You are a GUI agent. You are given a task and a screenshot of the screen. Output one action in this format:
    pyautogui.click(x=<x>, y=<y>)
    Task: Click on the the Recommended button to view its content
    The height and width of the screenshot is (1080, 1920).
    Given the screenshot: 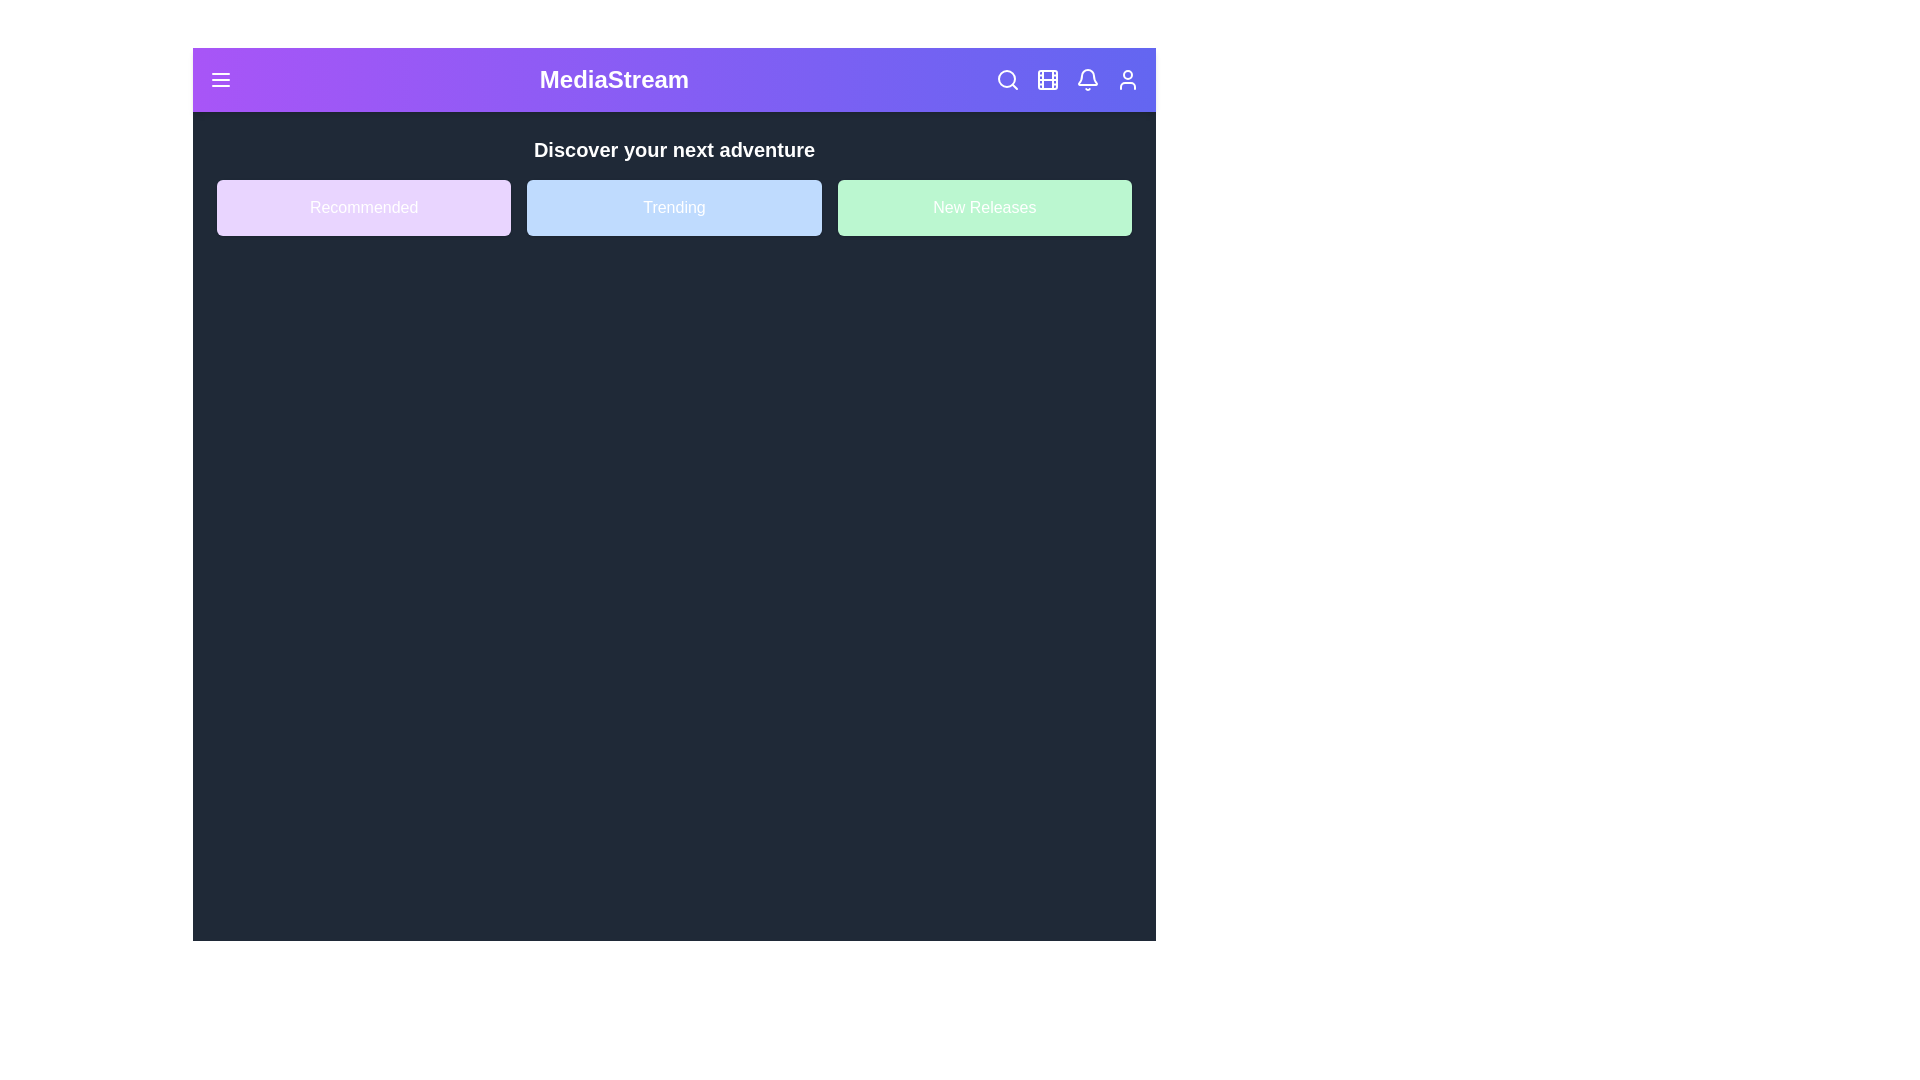 What is the action you would take?
    pyautogui.click(x=364, y=208)
    